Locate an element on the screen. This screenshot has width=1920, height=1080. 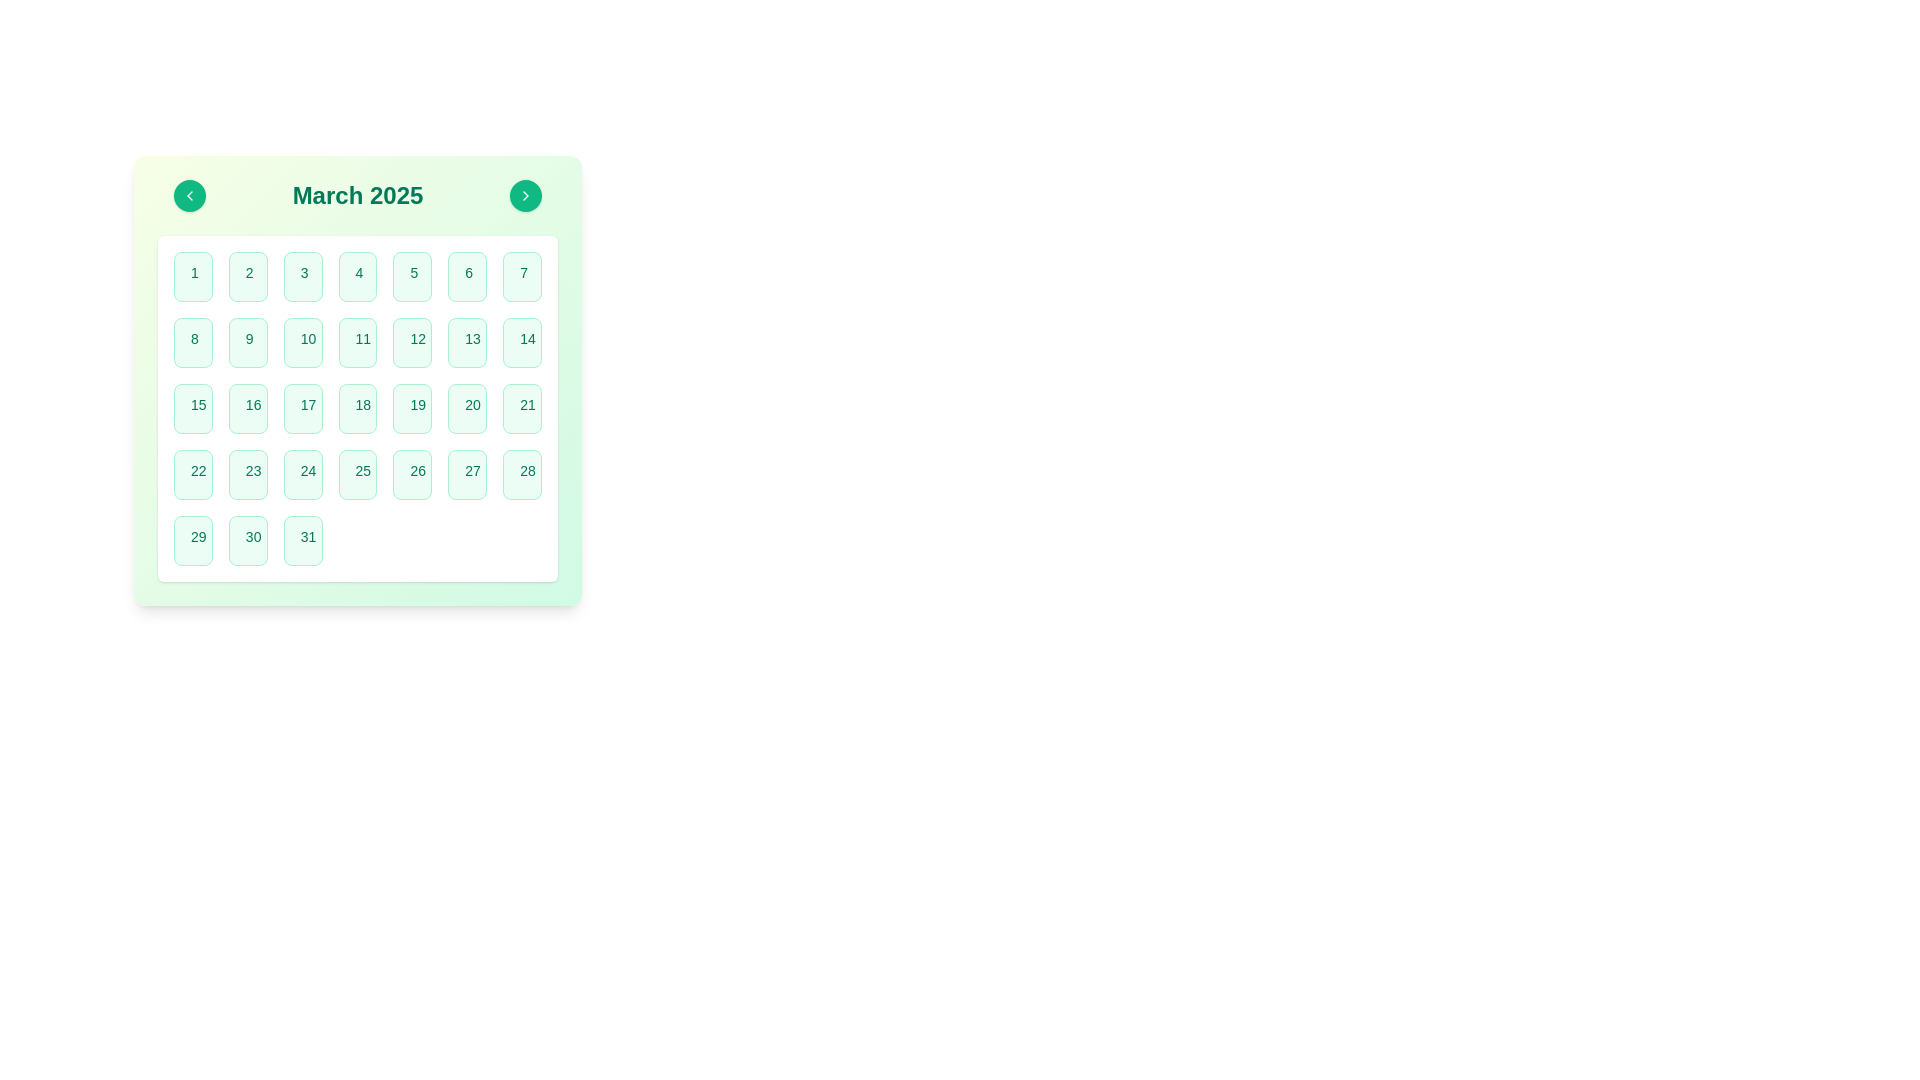
the square-shaped button with rounded corners and a light green background, displaying the number '10' in bold, medium-sized font, located in the second row and third column of a 7-column grid layout is located at coordinates (302, 342).